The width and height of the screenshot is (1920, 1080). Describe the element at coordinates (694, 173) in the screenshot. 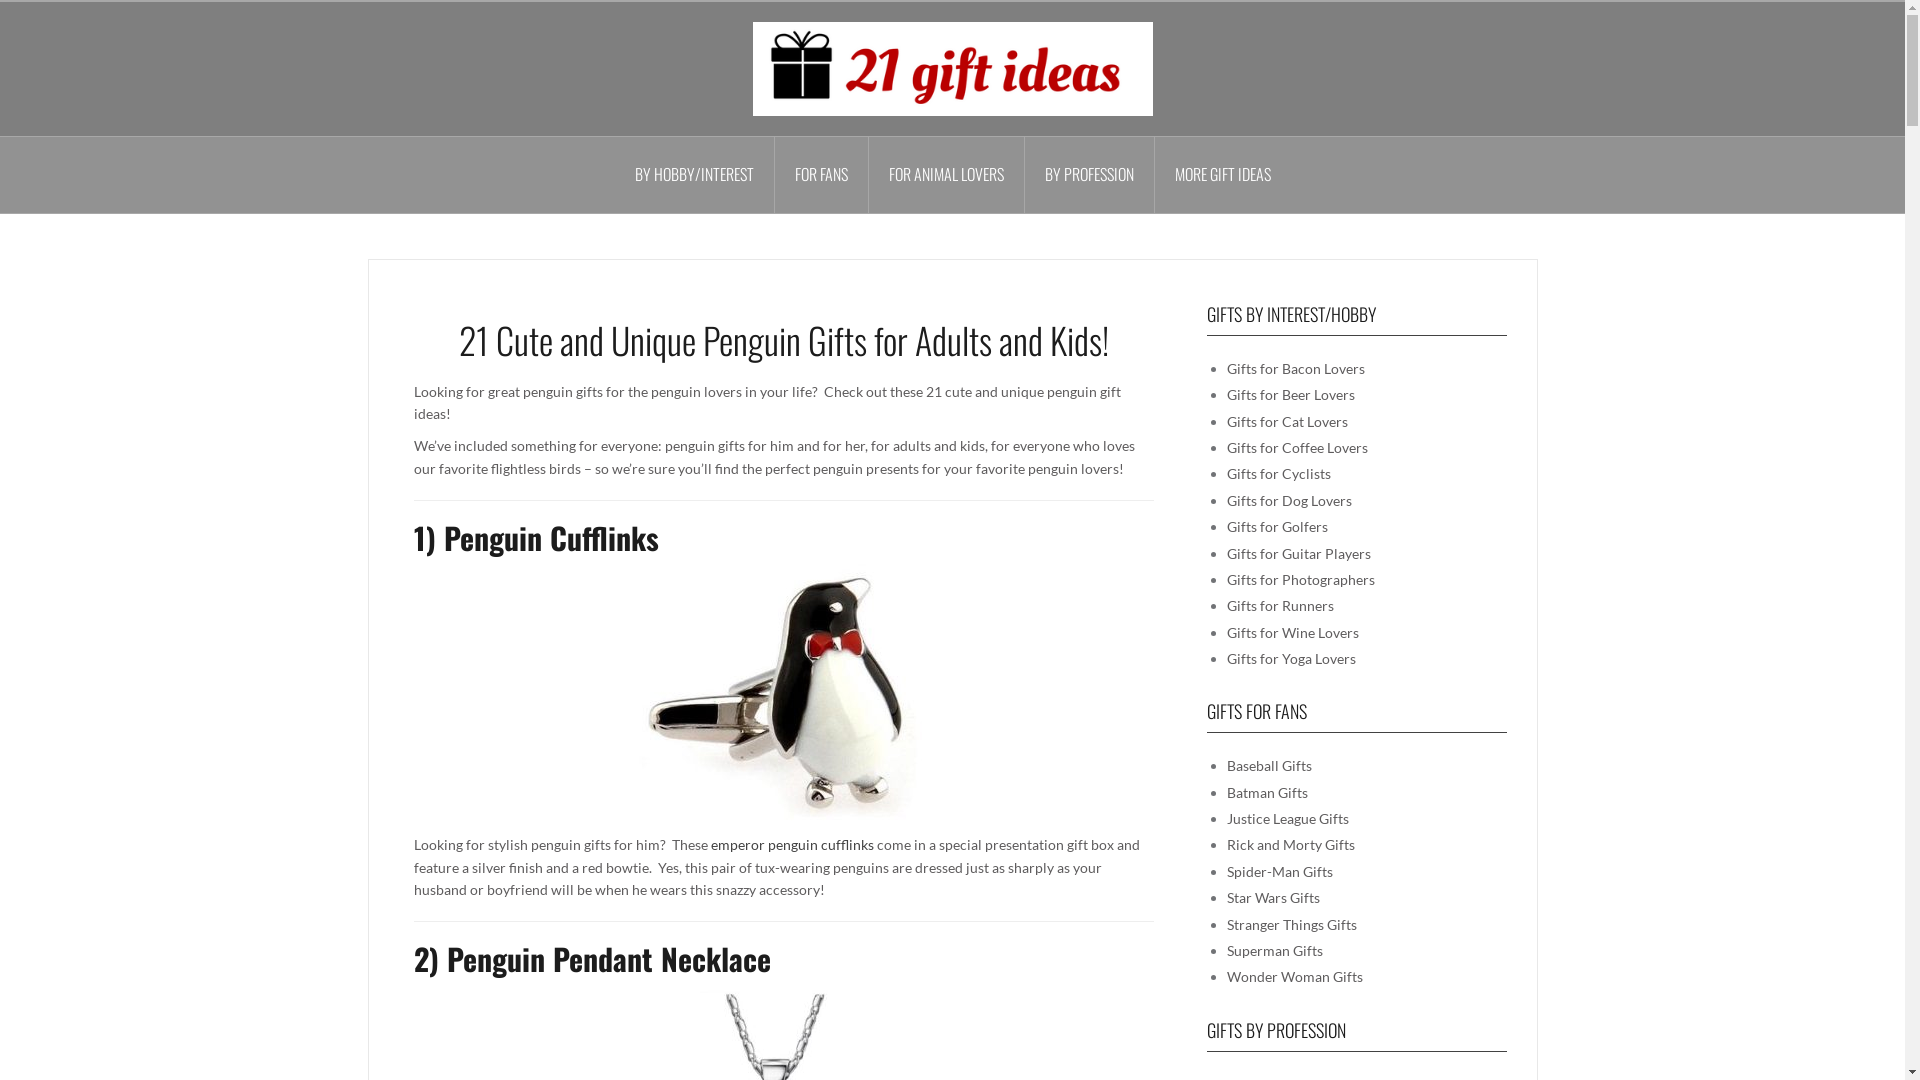

I see `'BY HOBBY/INTEREST'` at that location.